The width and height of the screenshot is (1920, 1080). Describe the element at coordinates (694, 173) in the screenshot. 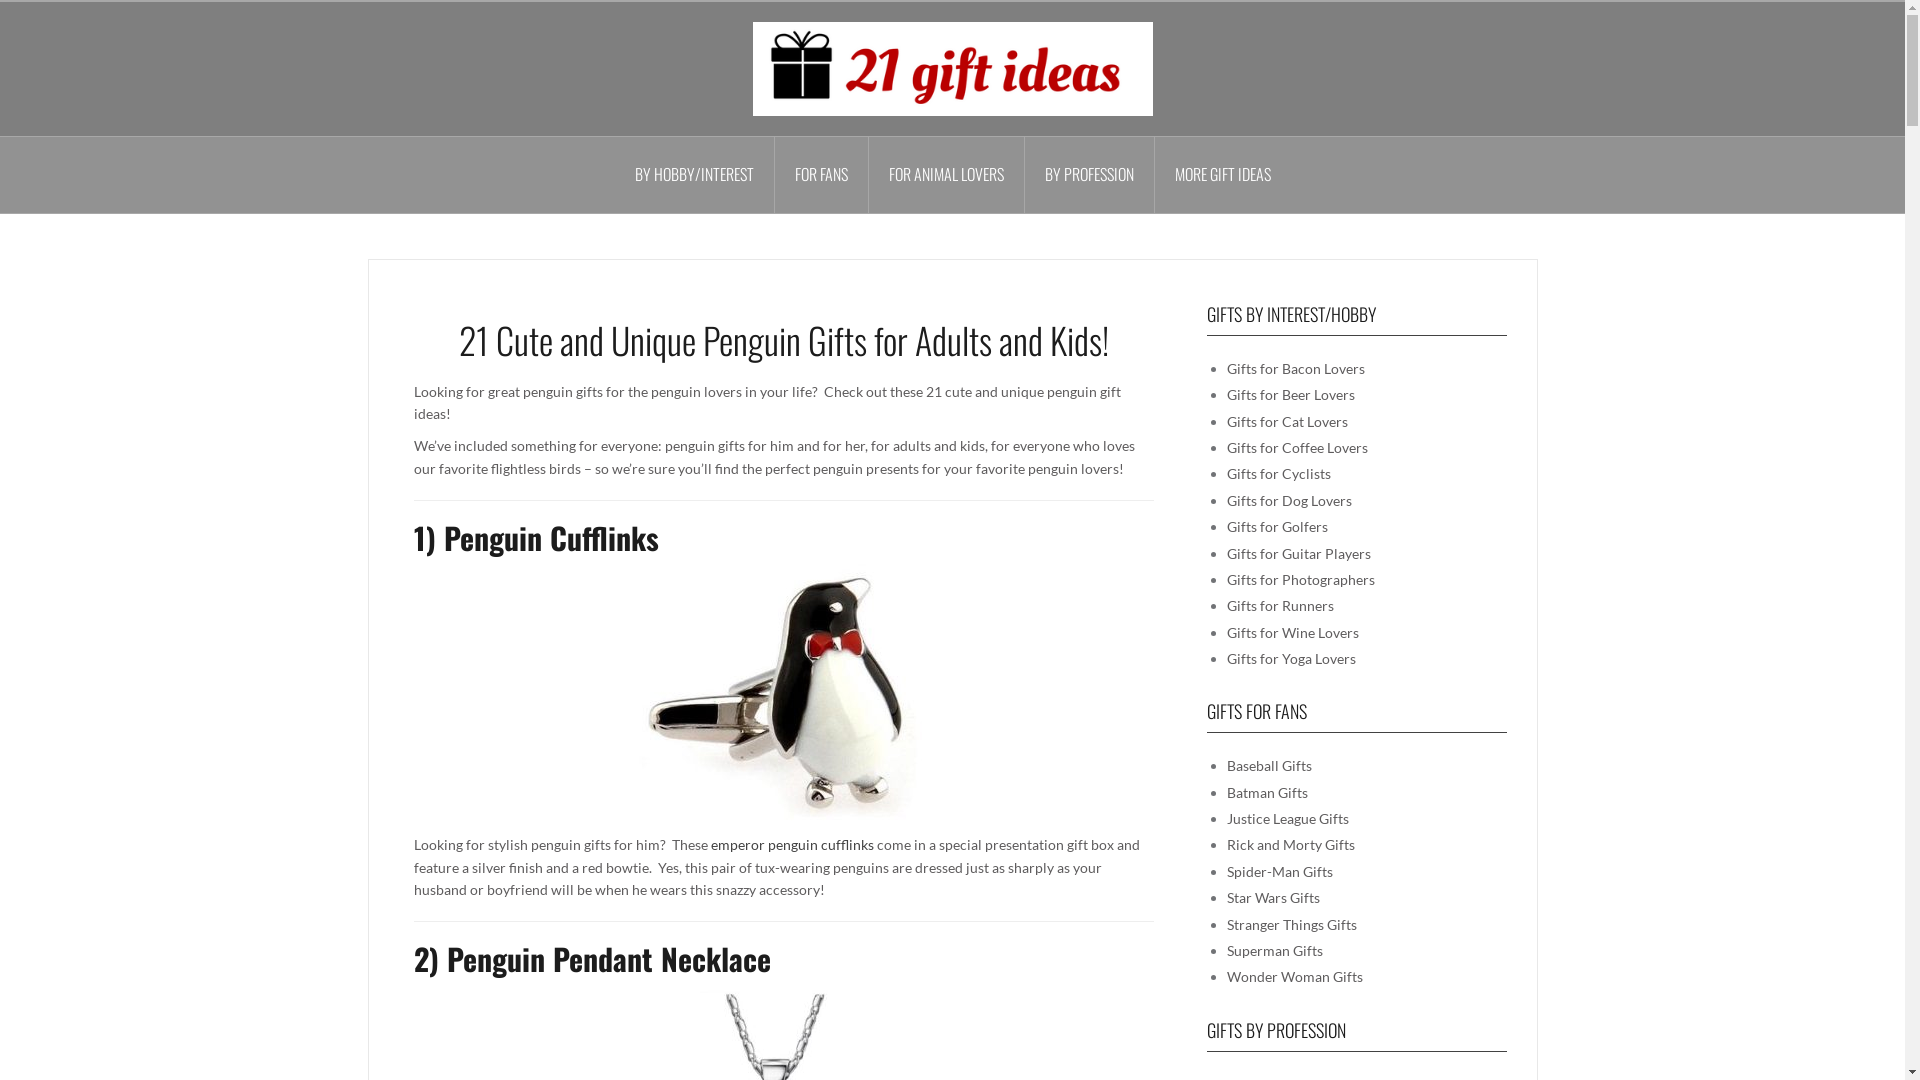

I see `'BY HOBBY/INTEREST'` at that location.